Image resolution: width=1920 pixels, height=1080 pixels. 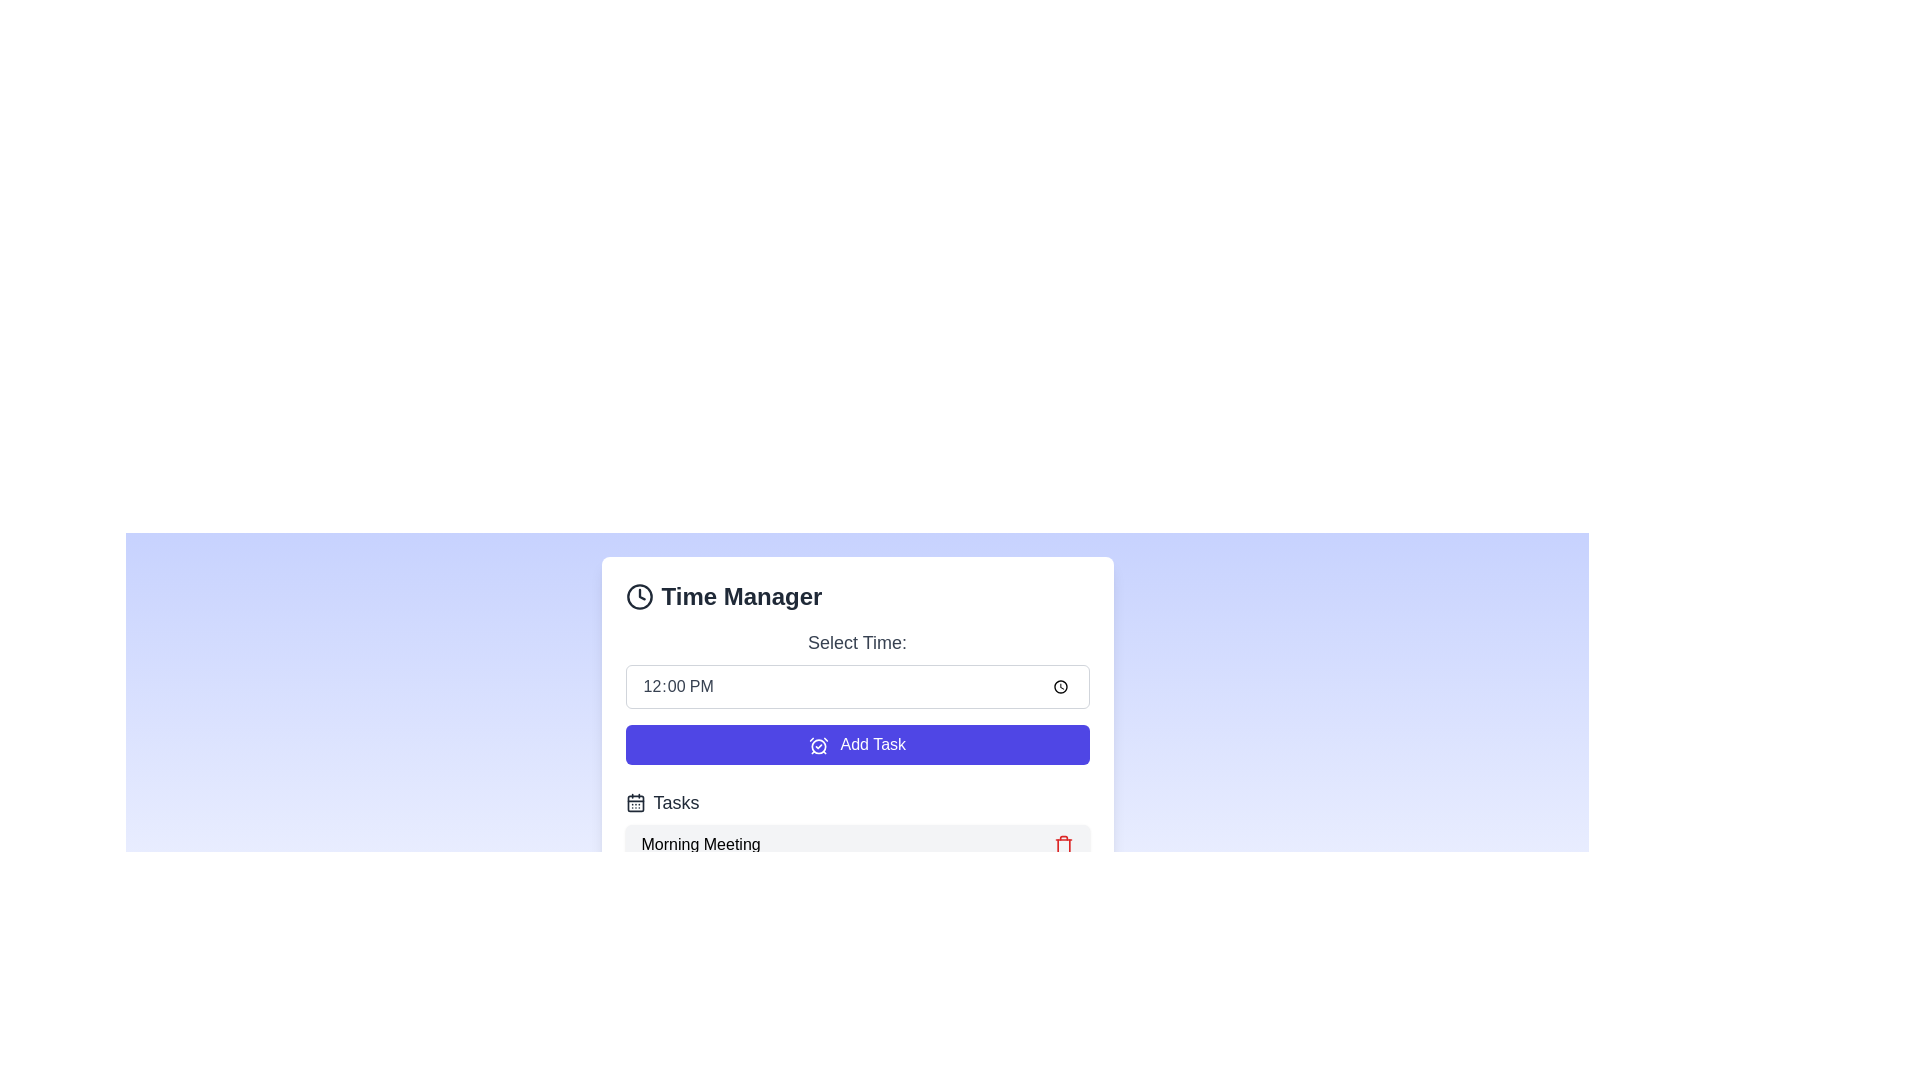 I want to click on the 'Add Task' button located within the 'Time Manager' card, positioned below the time selection input field, so click(x=857, y=744).